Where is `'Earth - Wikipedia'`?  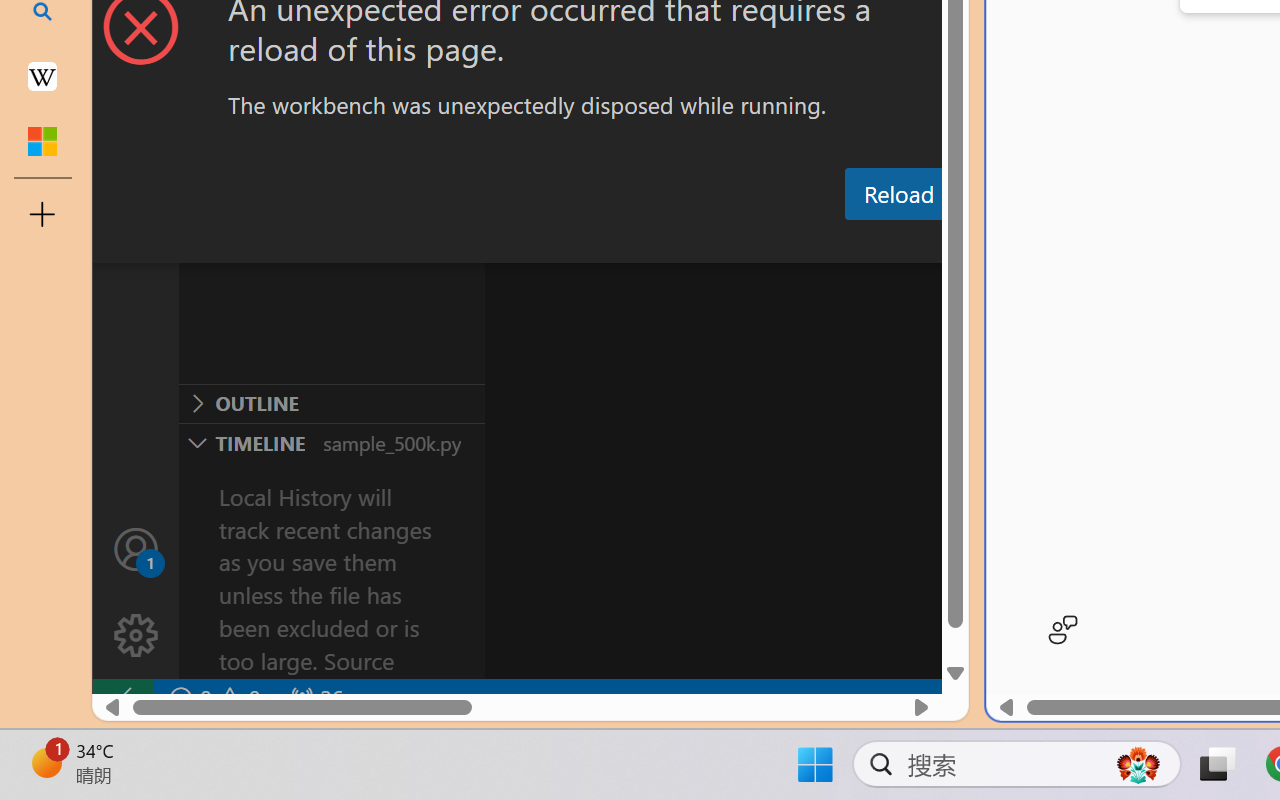
'Earth - Wikipedia' is located at coordinates (42, 76).